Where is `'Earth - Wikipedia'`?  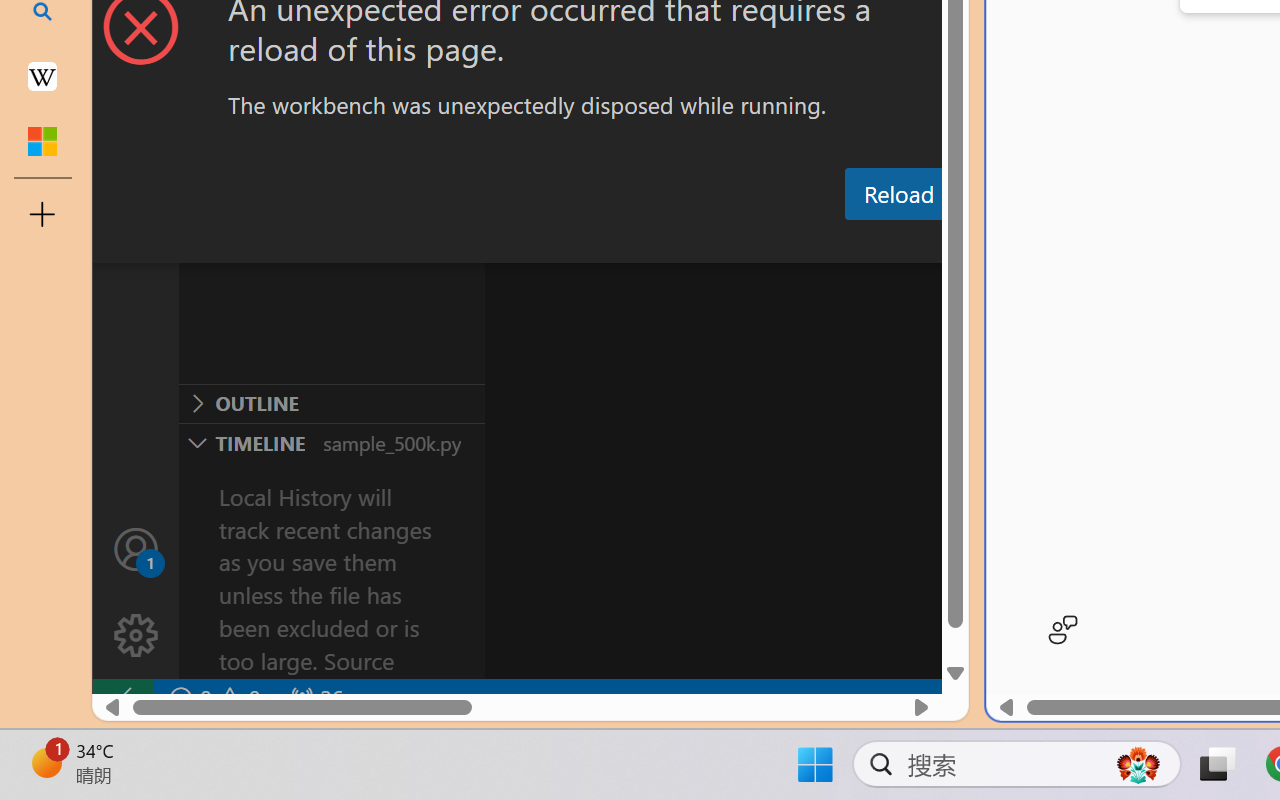
'Earth - Wikipedia' is located at coordinates (42, 76).